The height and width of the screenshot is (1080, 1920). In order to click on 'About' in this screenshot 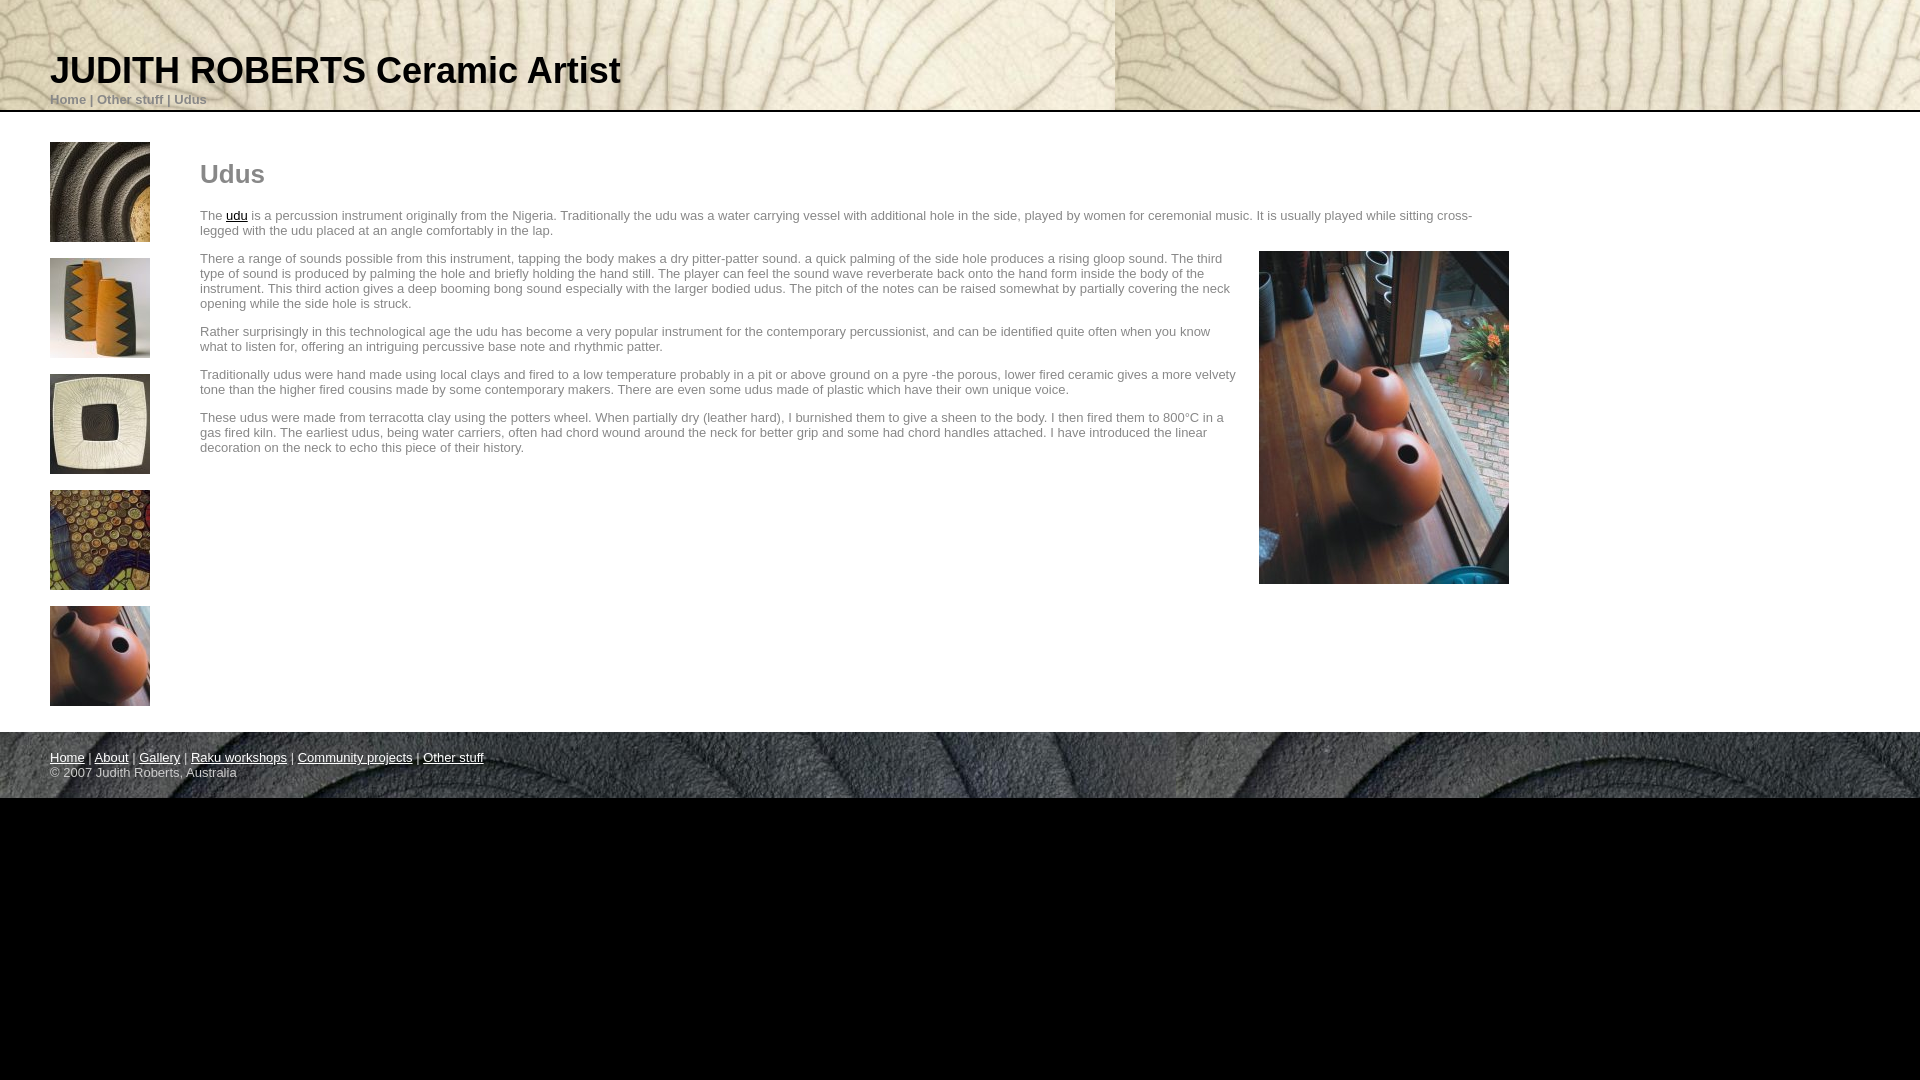, I will do `click(110, 757)`.